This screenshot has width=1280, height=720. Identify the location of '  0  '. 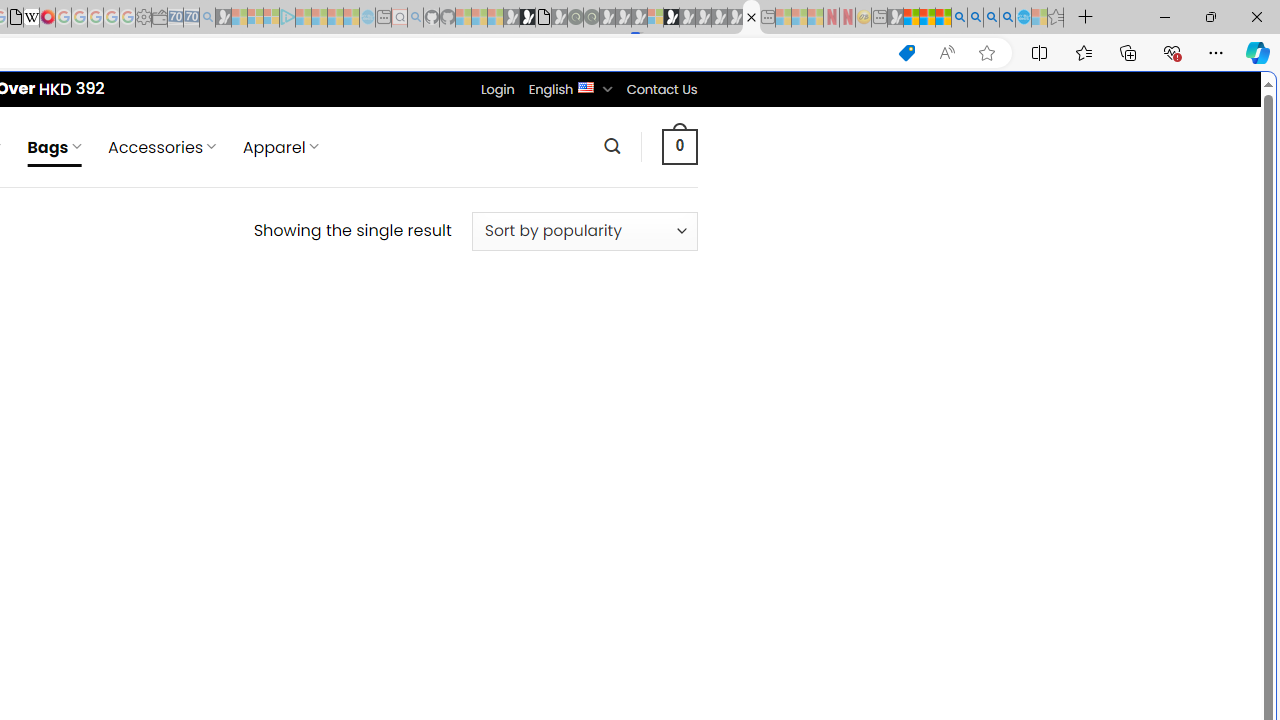
(679, 145).